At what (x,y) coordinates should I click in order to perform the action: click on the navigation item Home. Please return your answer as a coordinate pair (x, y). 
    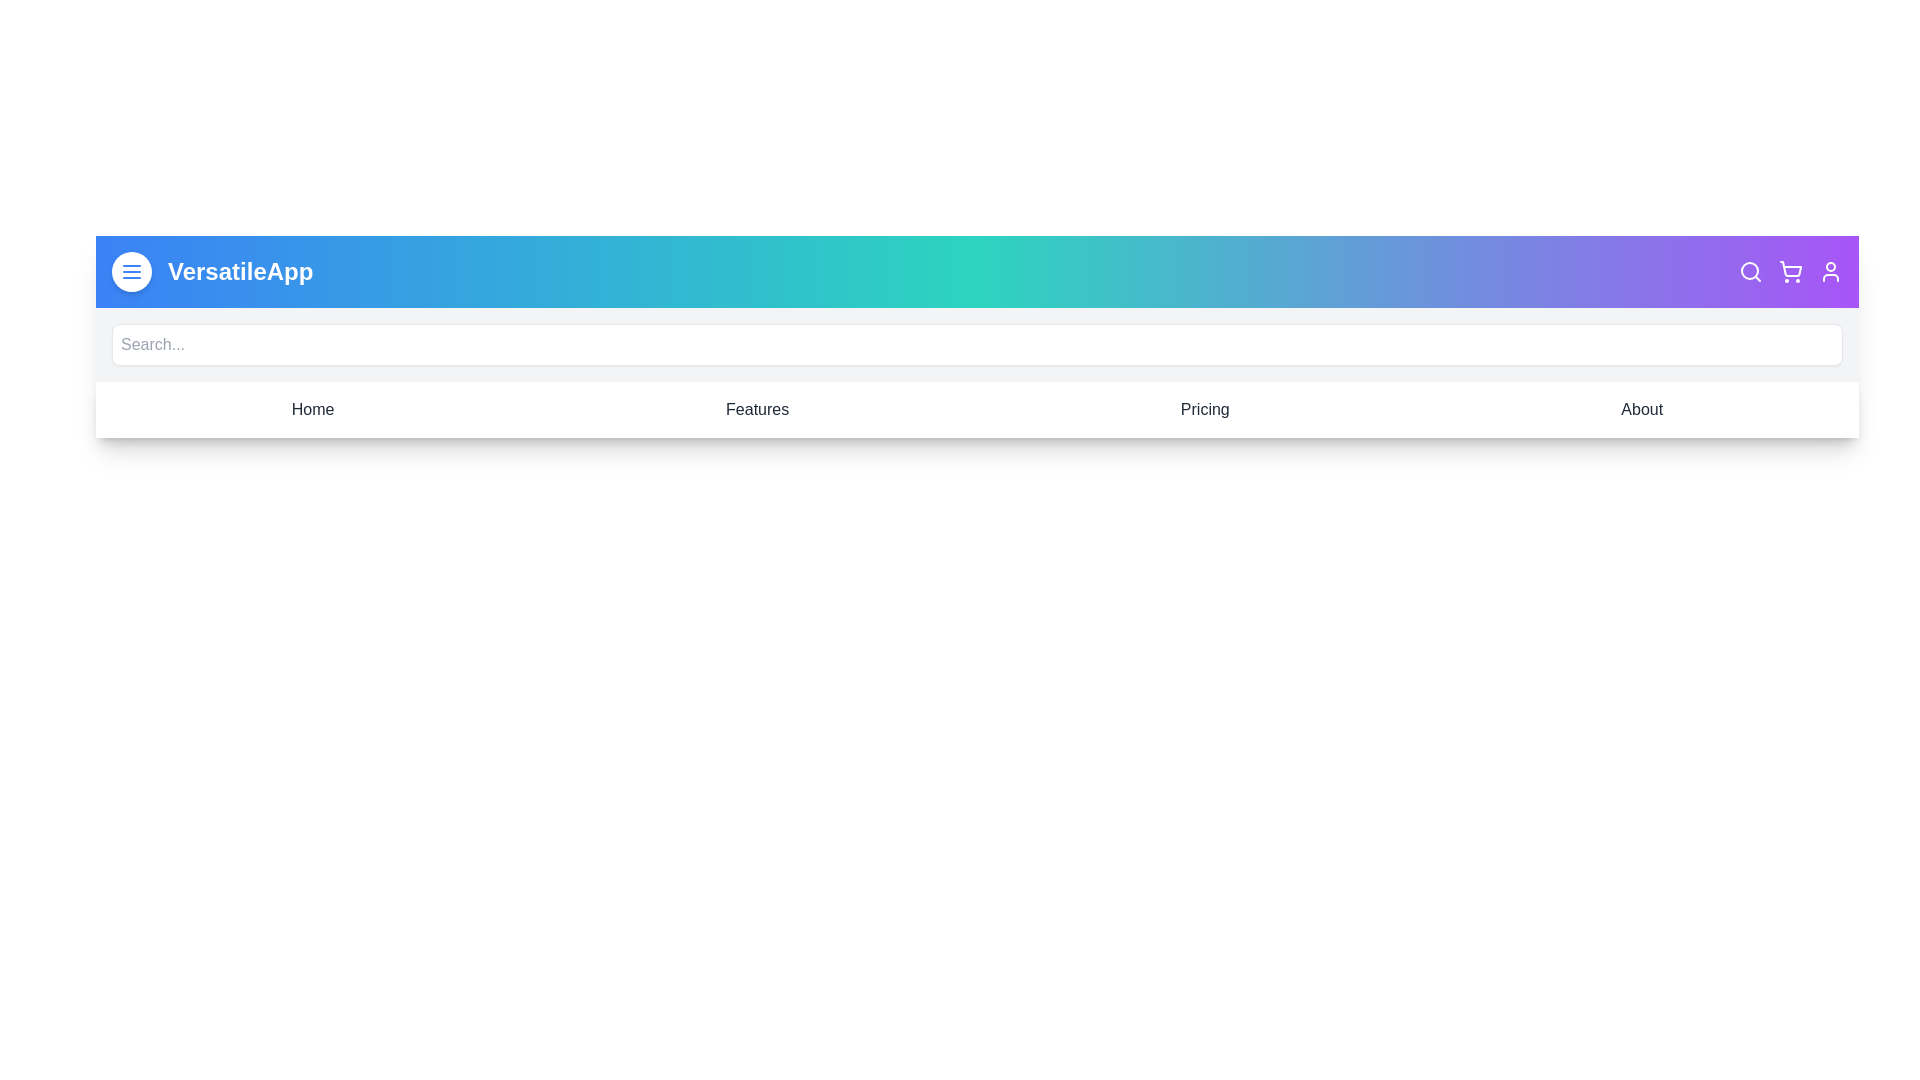
    Looking at the image, I should click on (311, 408).